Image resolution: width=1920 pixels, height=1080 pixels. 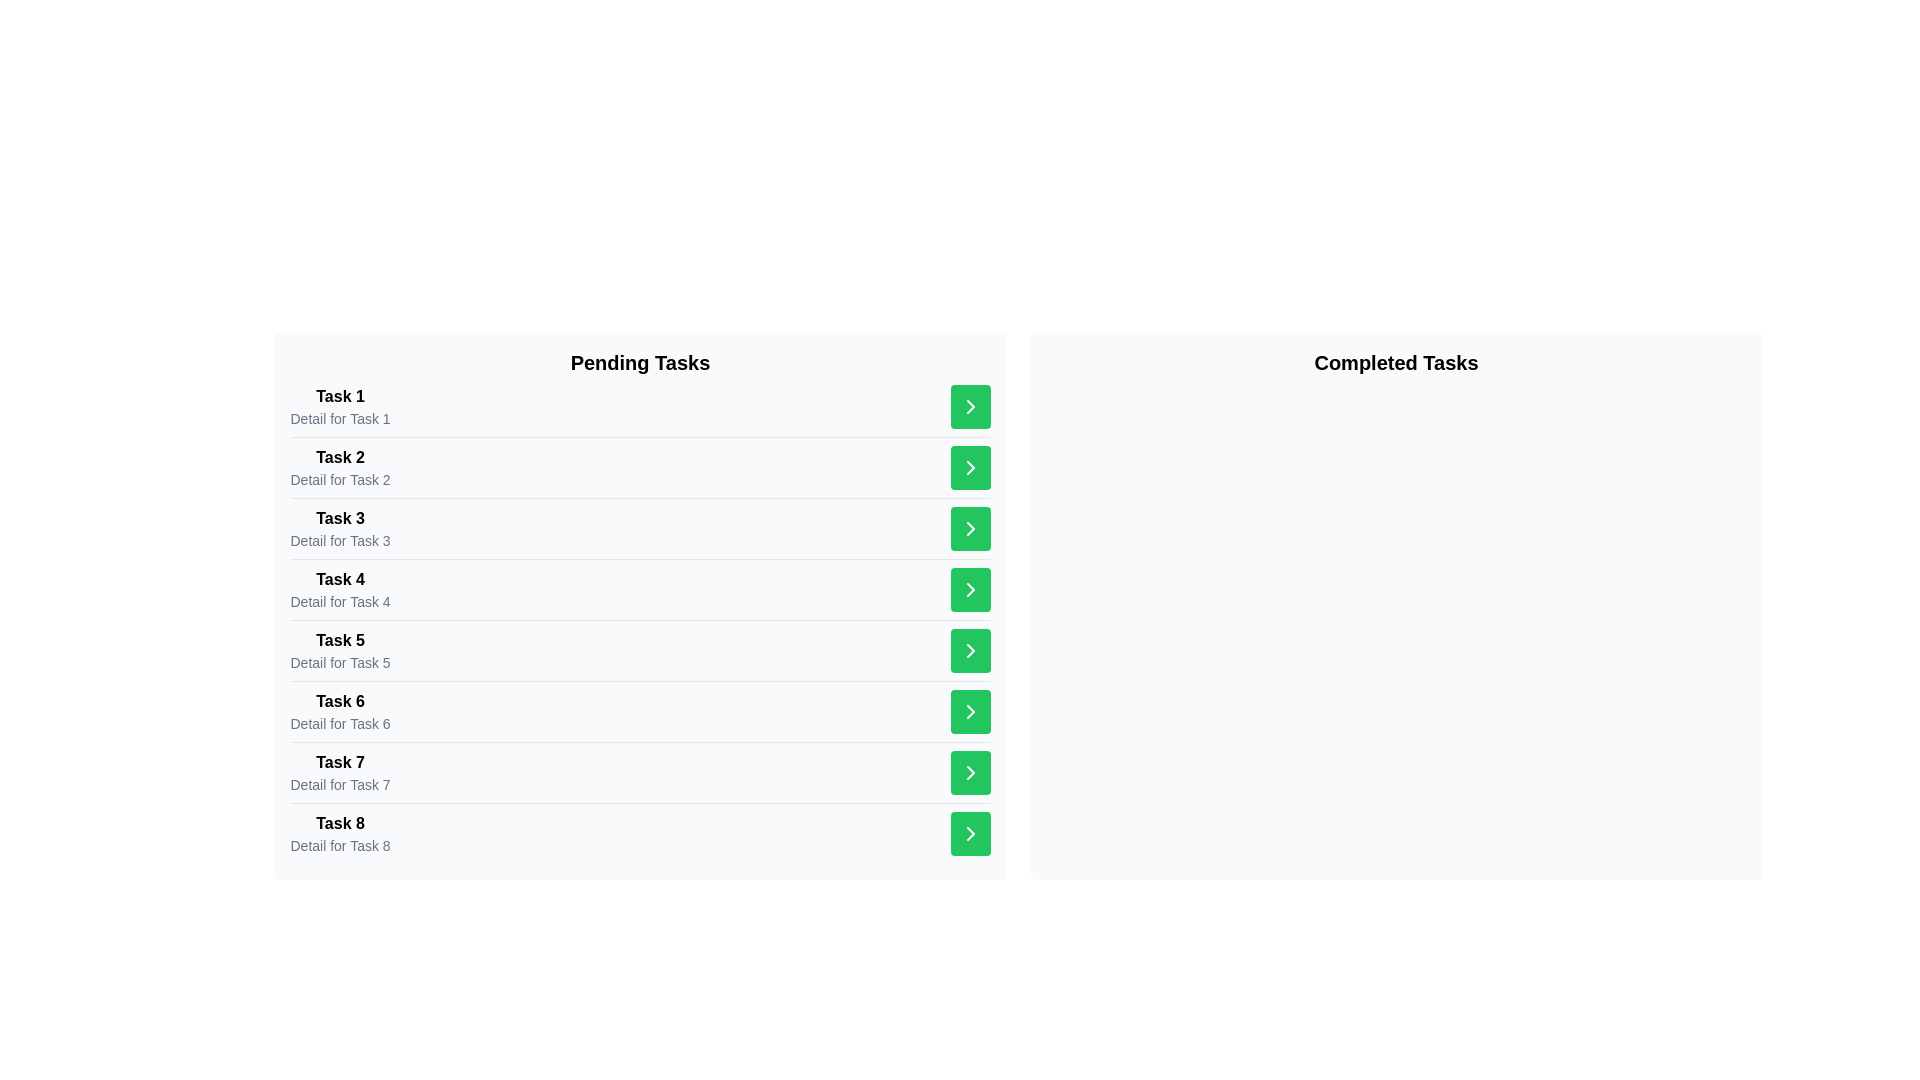 What do you see at coordinates (970, 651) in the screenshot?
I see `the navigation button for 'Task 5' located in the 'Pending Tasks' section` at bounding box center [970, 651].